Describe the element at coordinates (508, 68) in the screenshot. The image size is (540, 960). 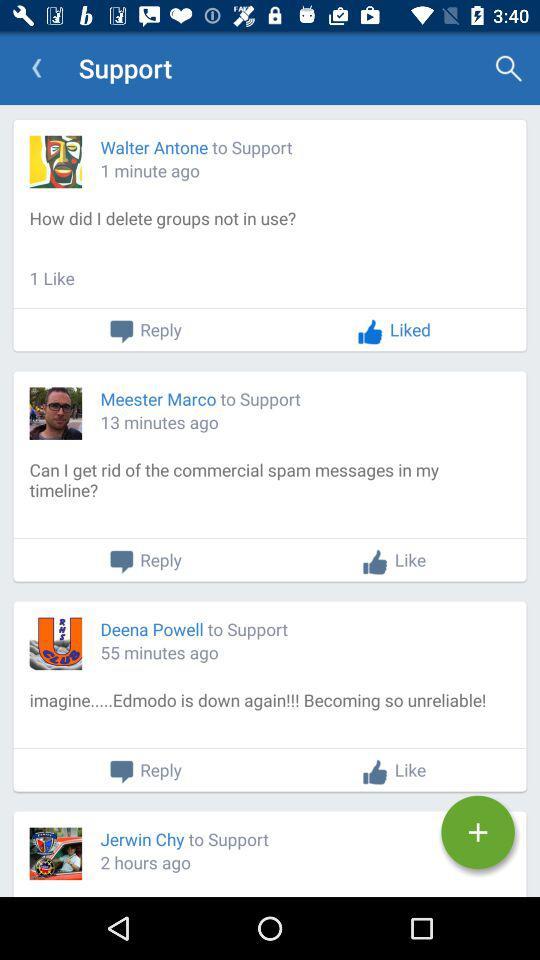
I see `the icon which is at the top right corner` at that location.